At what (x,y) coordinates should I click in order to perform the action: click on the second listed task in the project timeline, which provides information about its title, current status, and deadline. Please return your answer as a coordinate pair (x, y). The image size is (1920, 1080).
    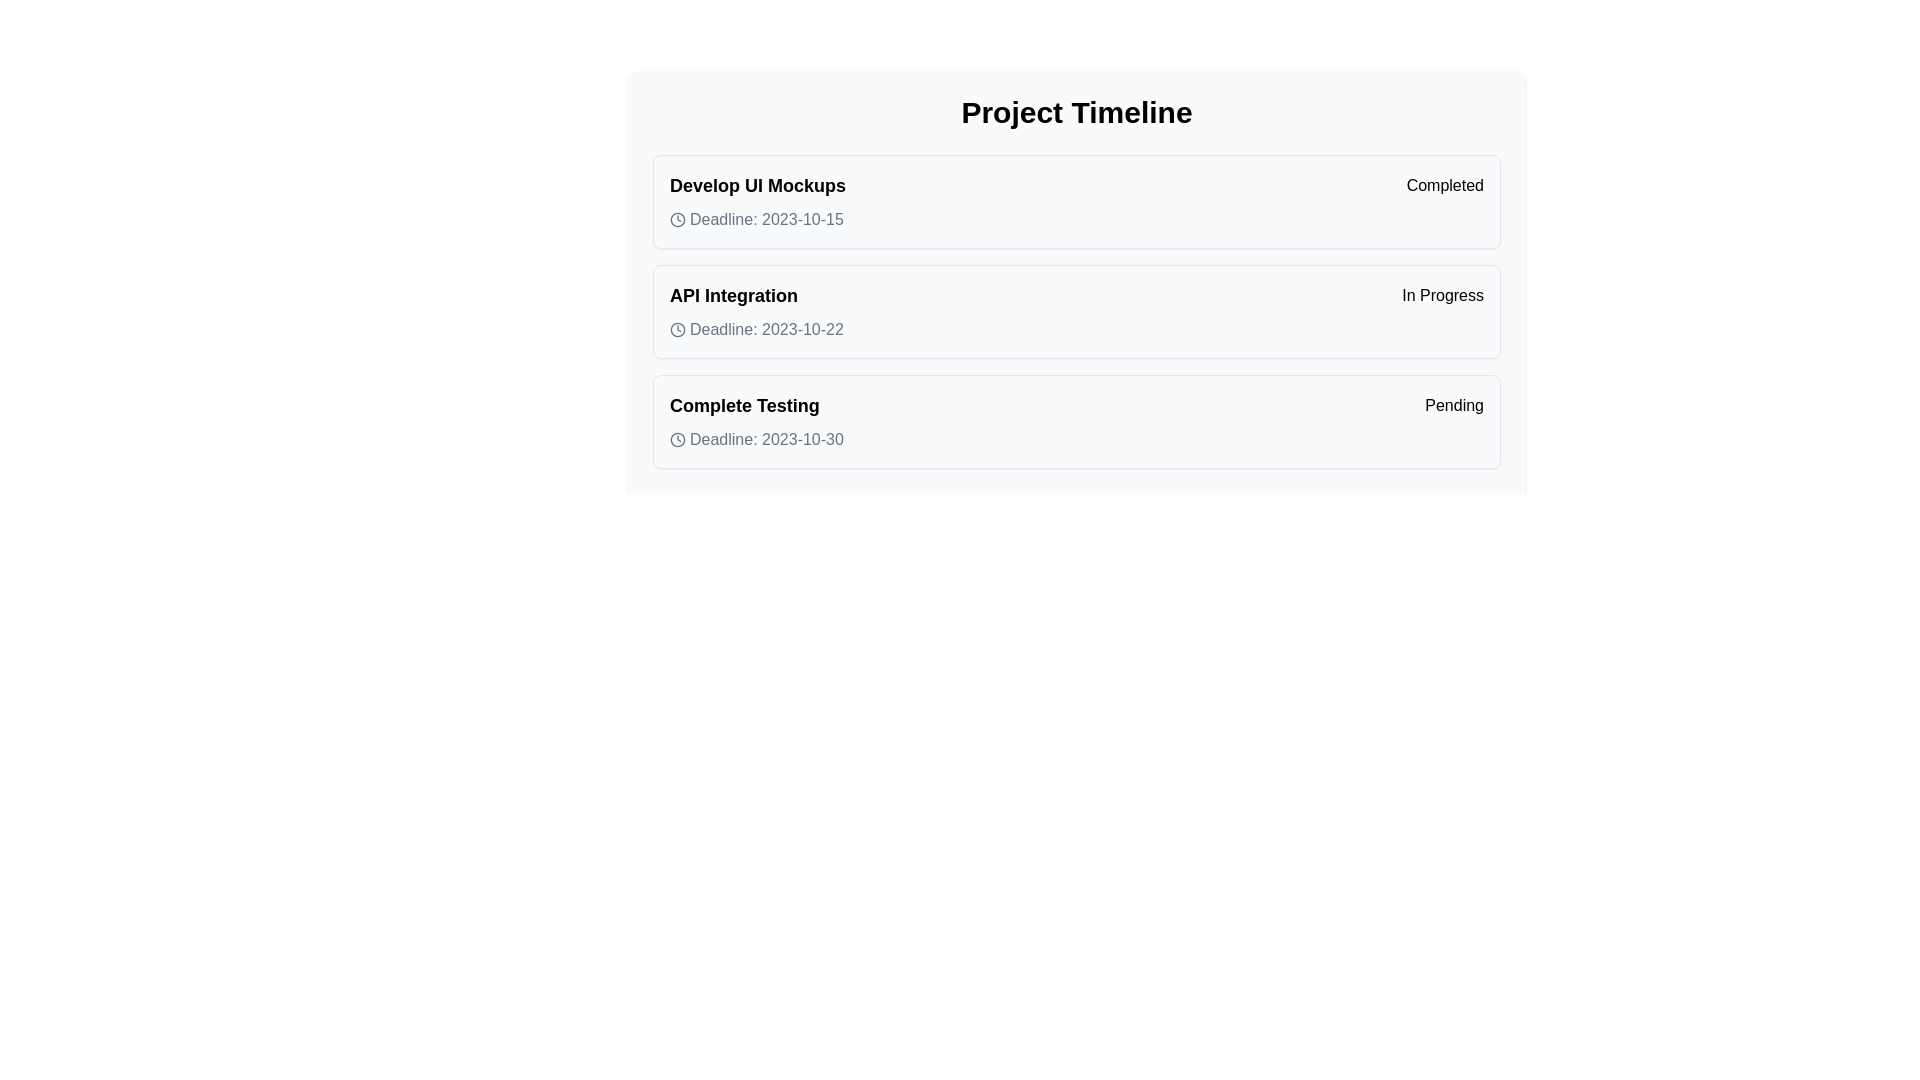
    Looking at the image, I should click on (1075, 312).